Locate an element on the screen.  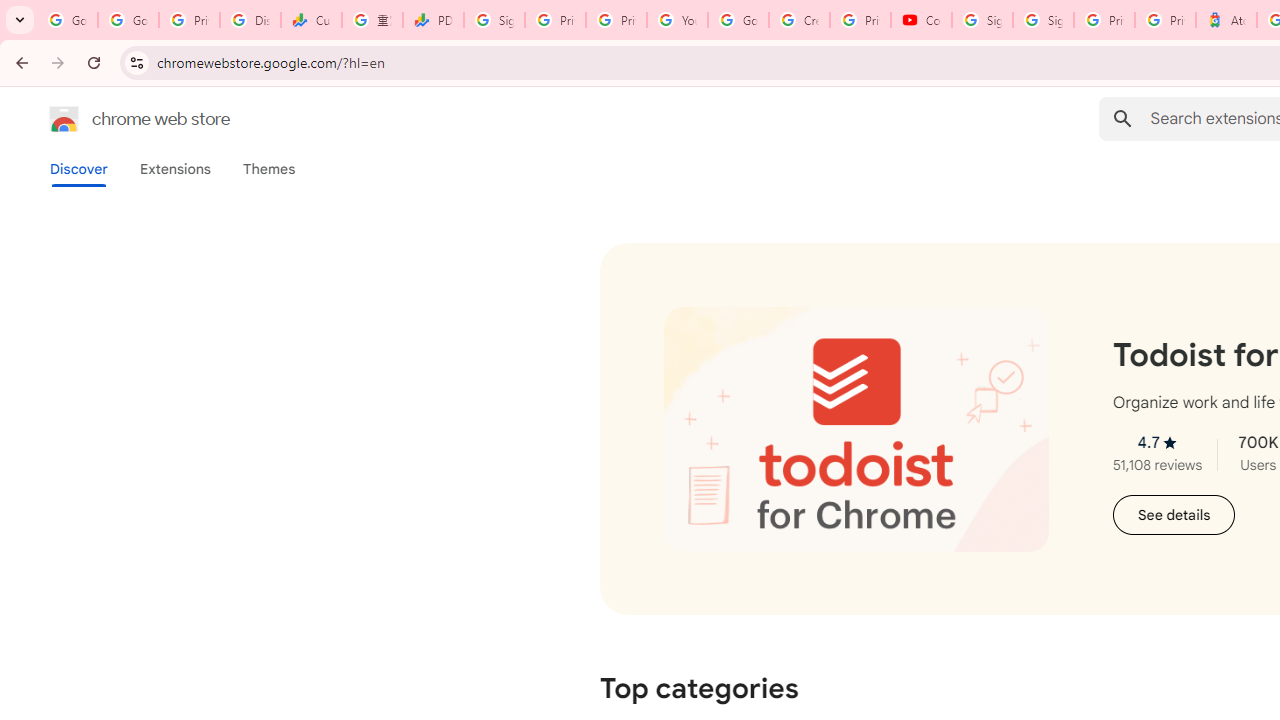
'Create your Google Account' is located at coordinates (798, 20).